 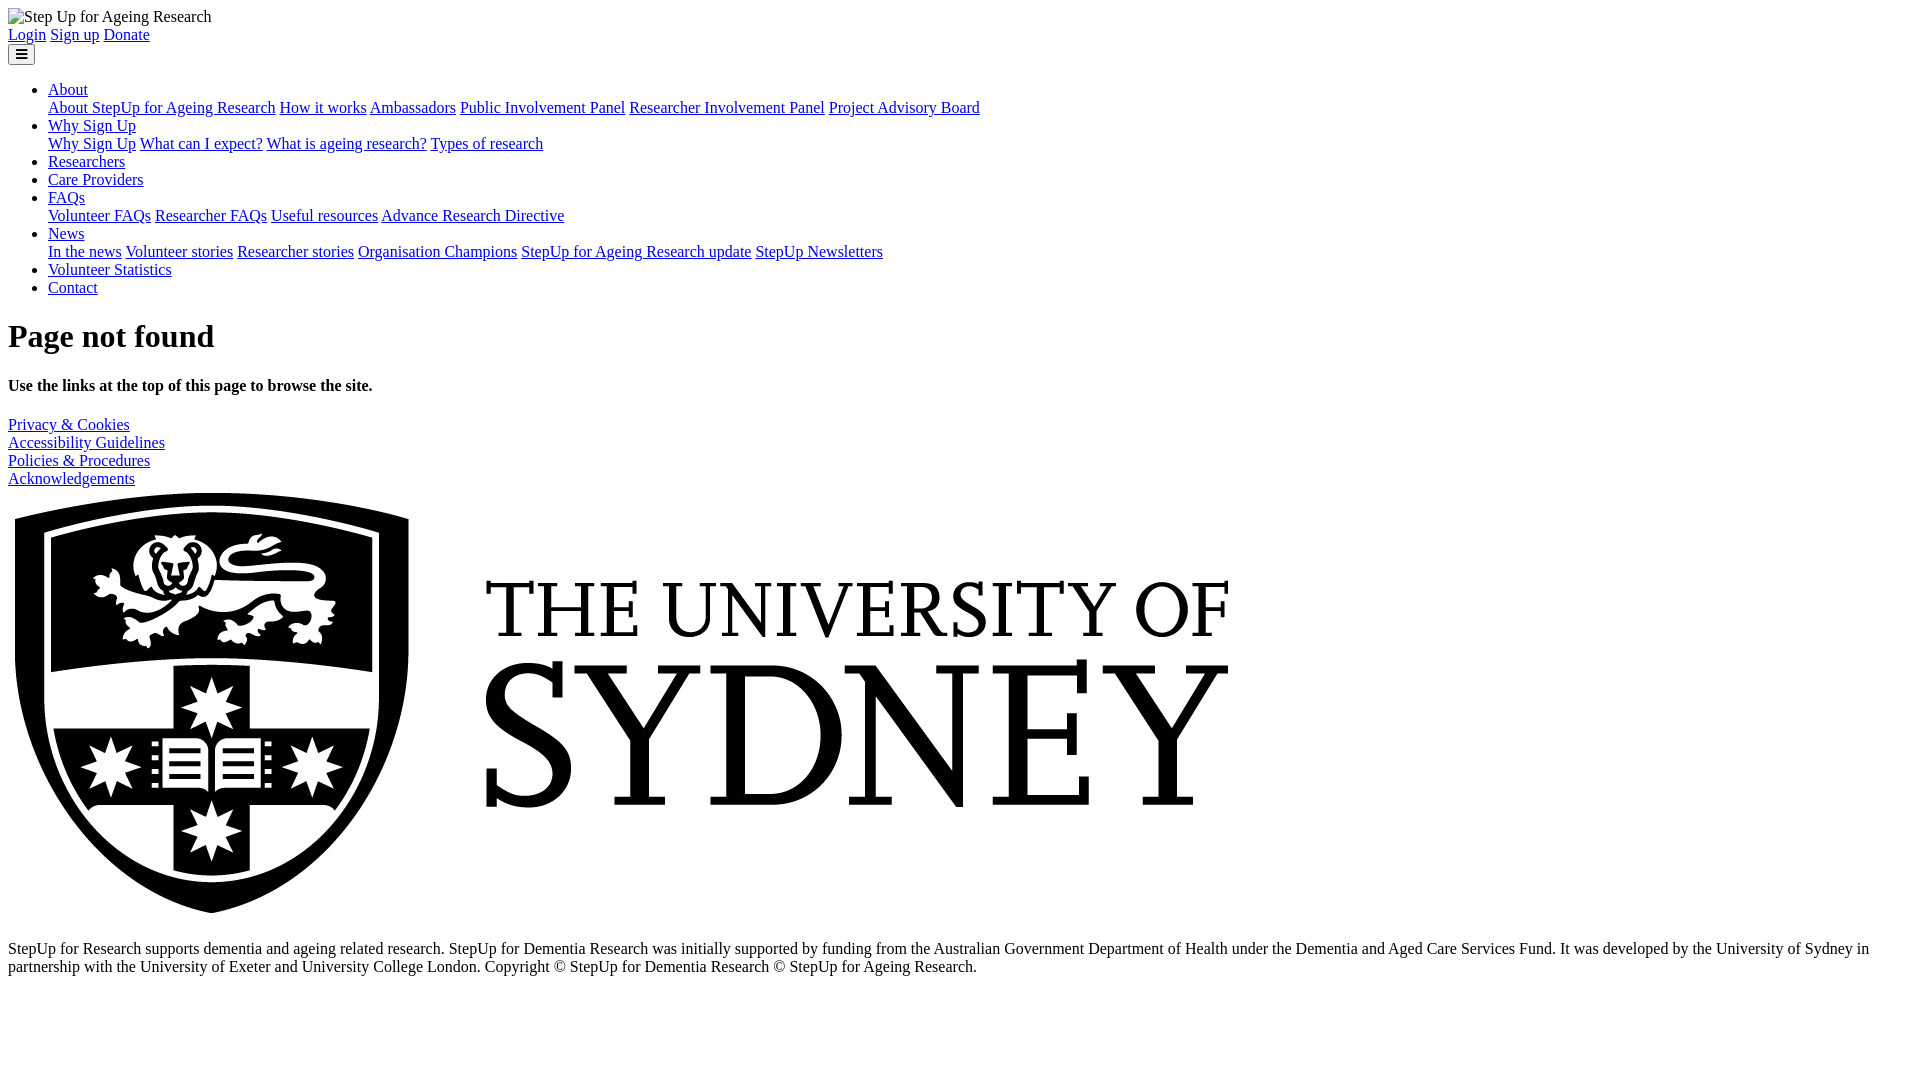 I want to click on 'Accessibility Guidelines', so click(x=8, y=441).